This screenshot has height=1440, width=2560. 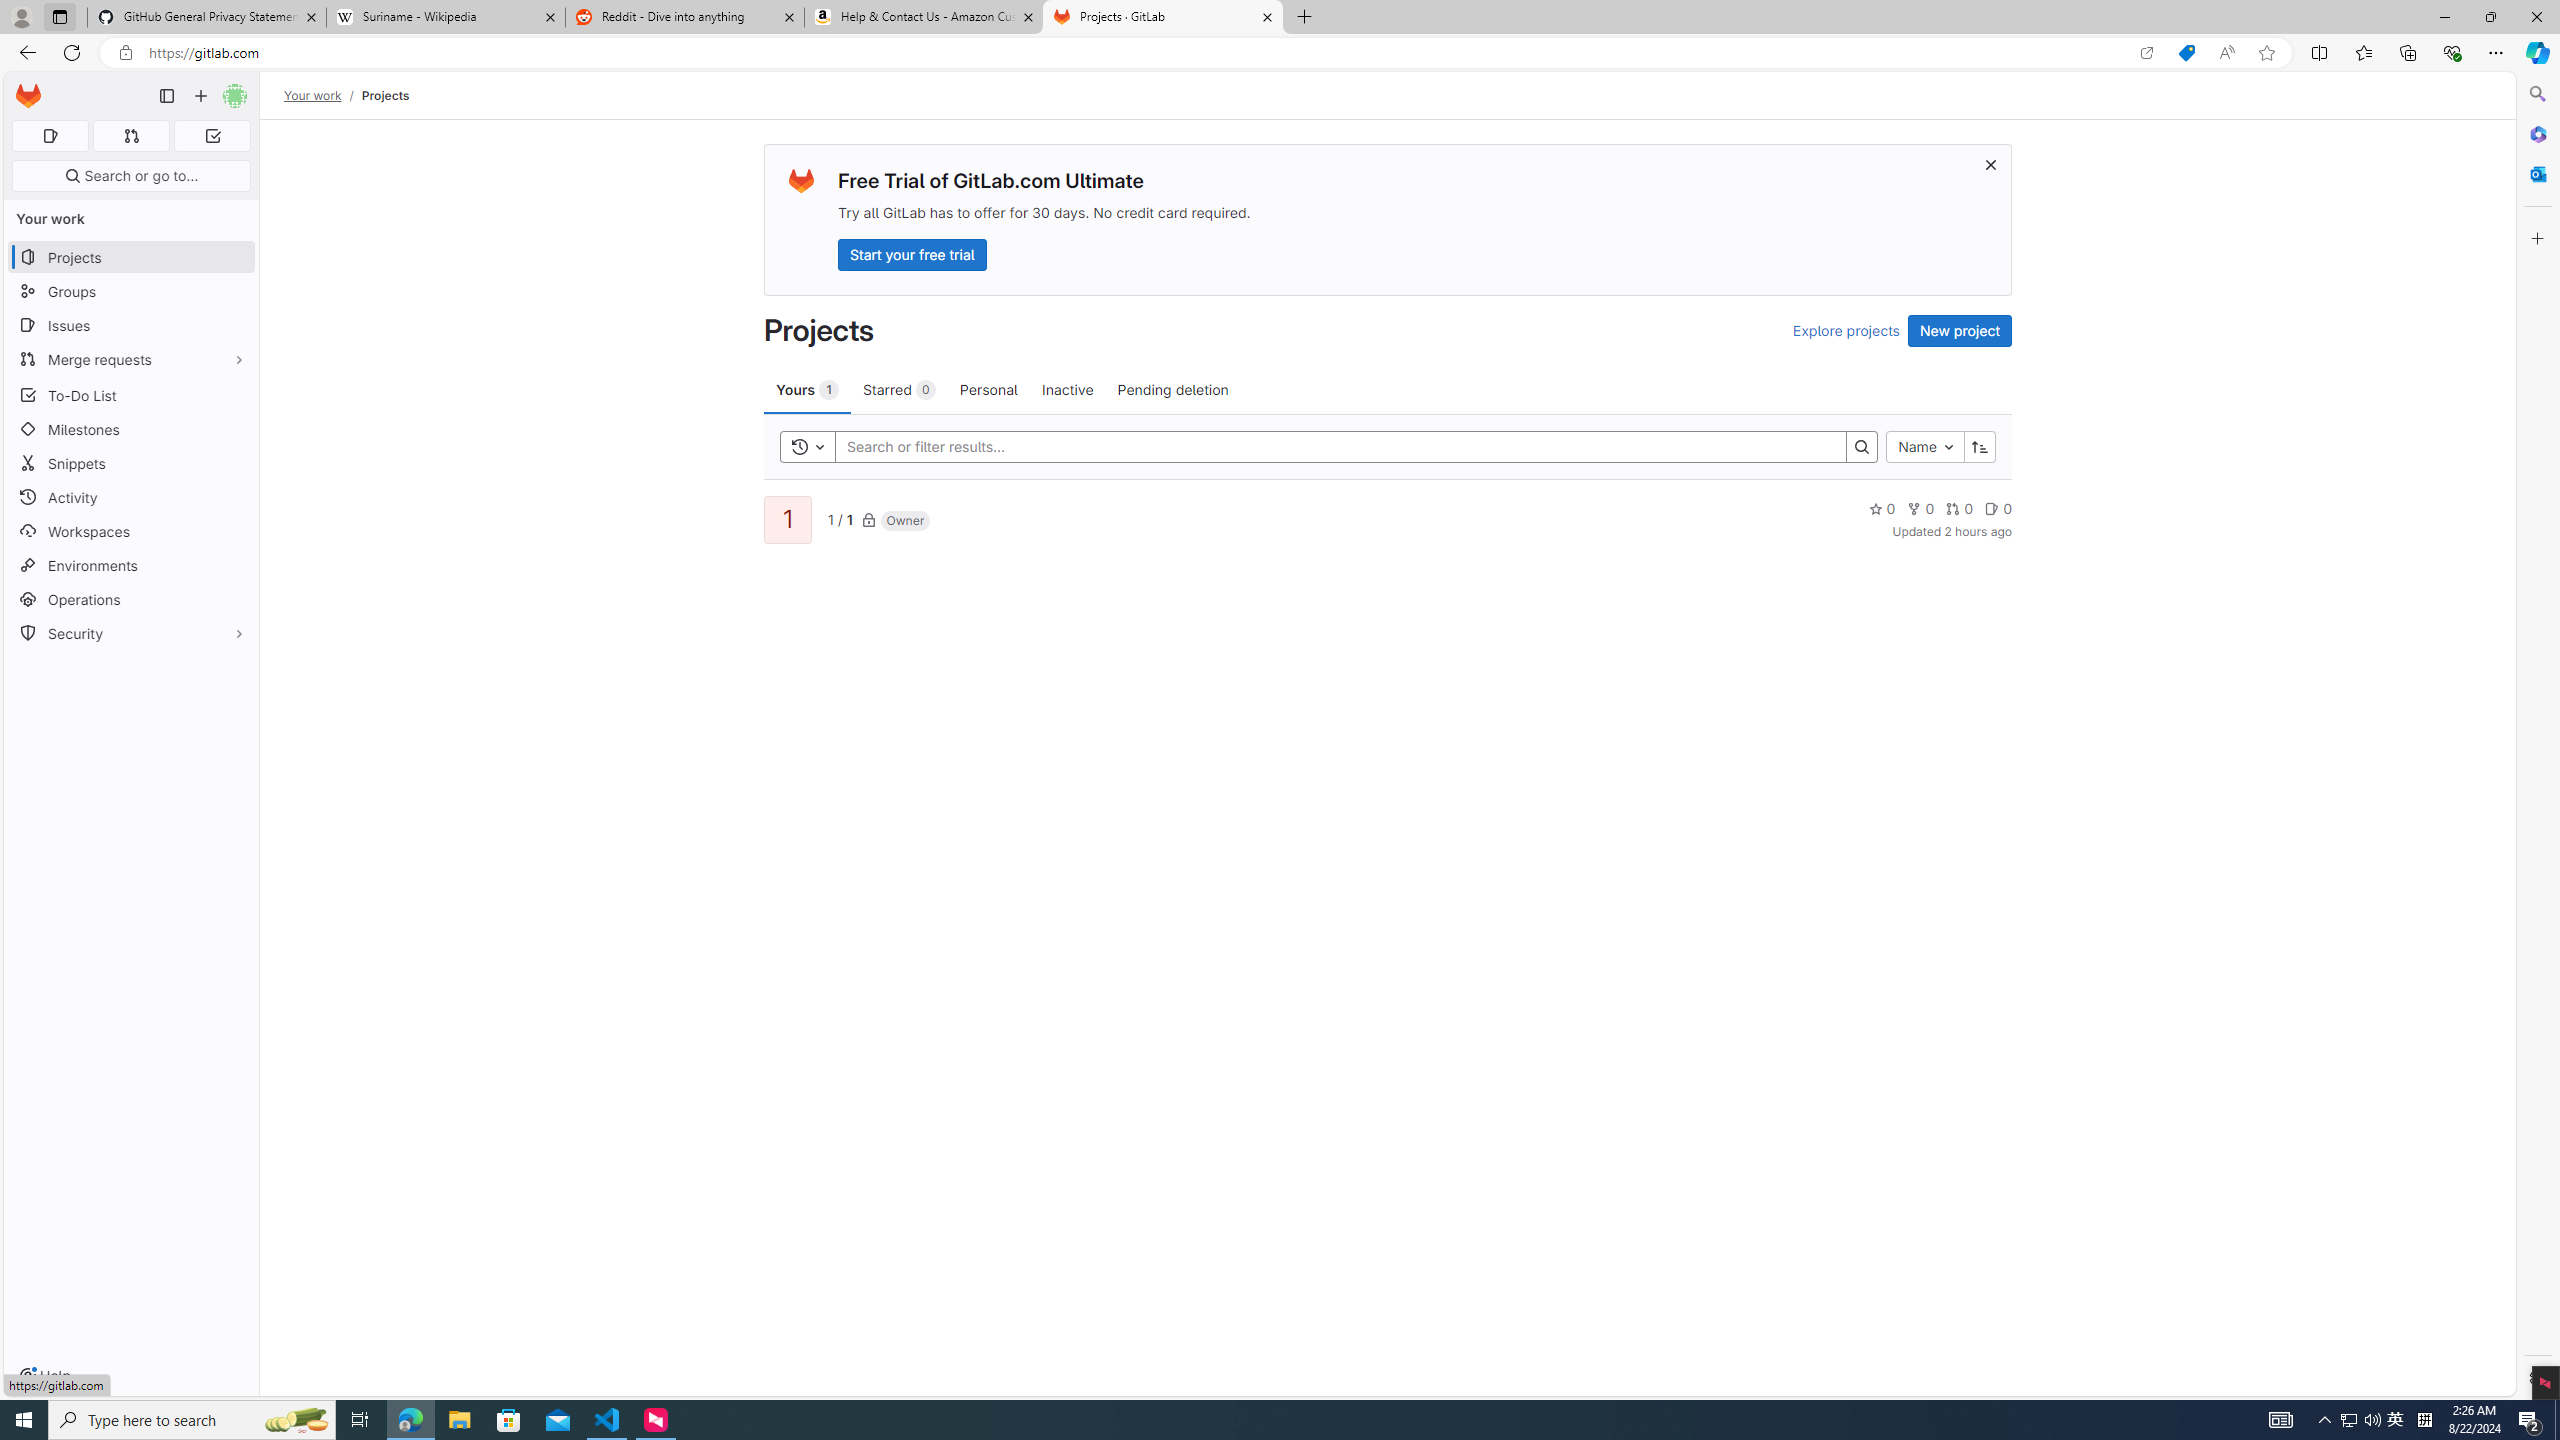 What do you see at coordinates (130, 631) in the screenshot?
I see `'Security'` at bounding box center [130, 631].